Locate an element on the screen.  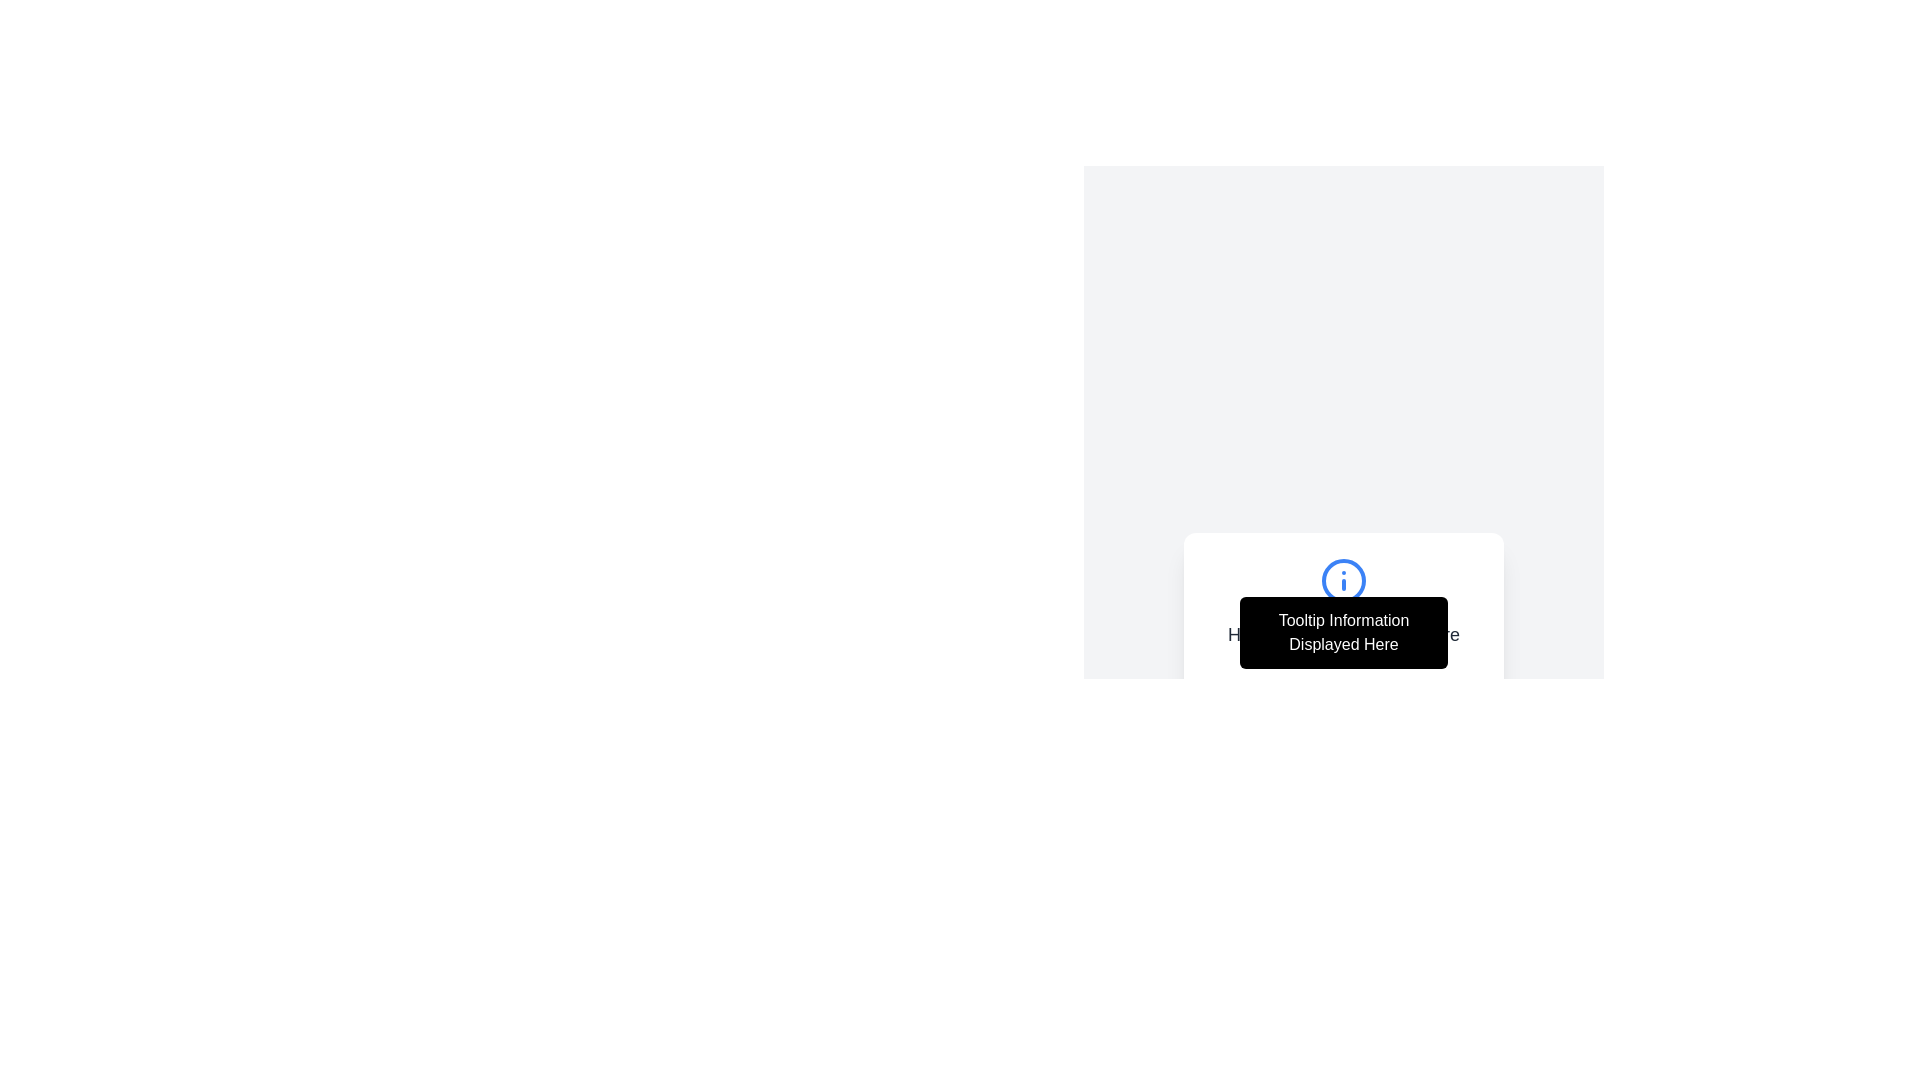
information provided by the tooltip that appears when hovering over the 'Hover for Tooltip' button, located slightly above it is located at coordinates (1344, 632).